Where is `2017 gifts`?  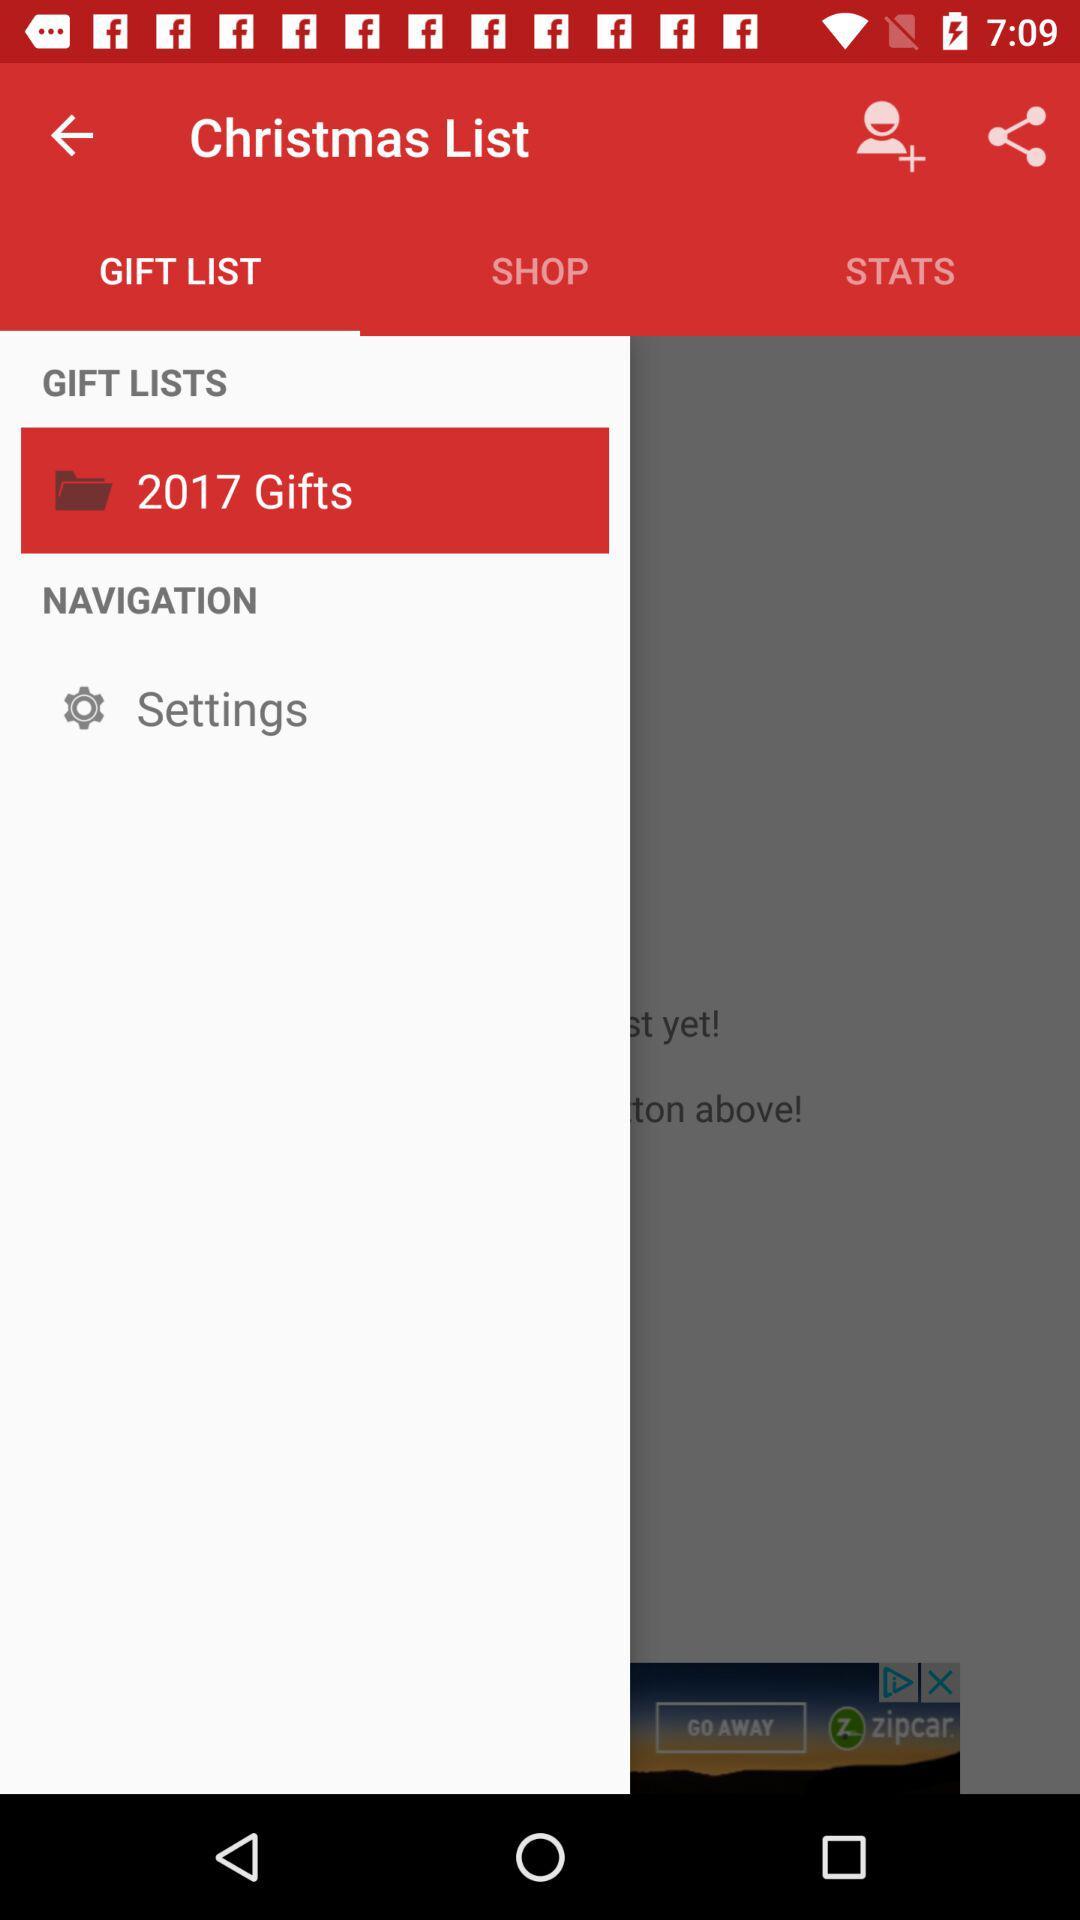
2017 gifts is located at coordinates (367, 490).